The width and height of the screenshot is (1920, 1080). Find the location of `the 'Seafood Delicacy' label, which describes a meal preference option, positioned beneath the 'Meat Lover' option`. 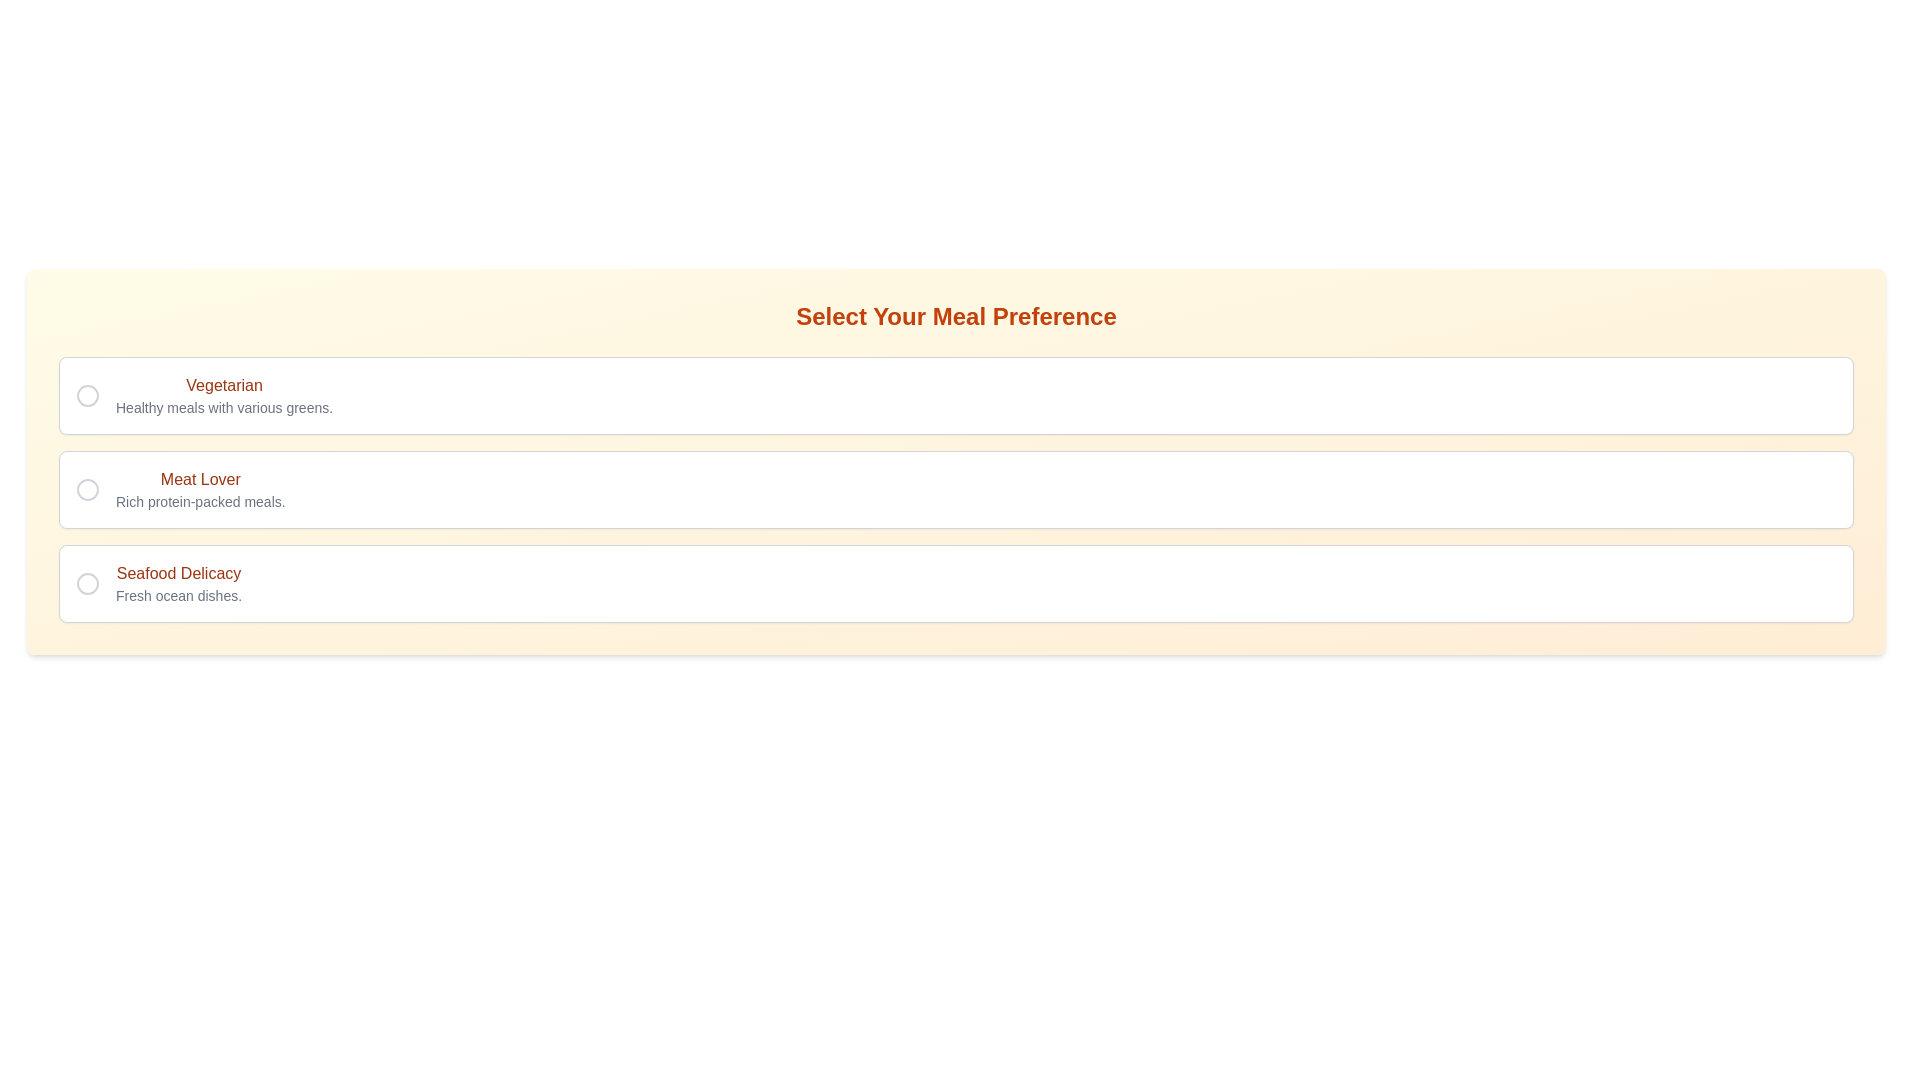

the 'Seafood Delicacy' label, which describes a meal preference option, positioned beneath the 'Meat Lover' option is located at coordinates (178, 583).